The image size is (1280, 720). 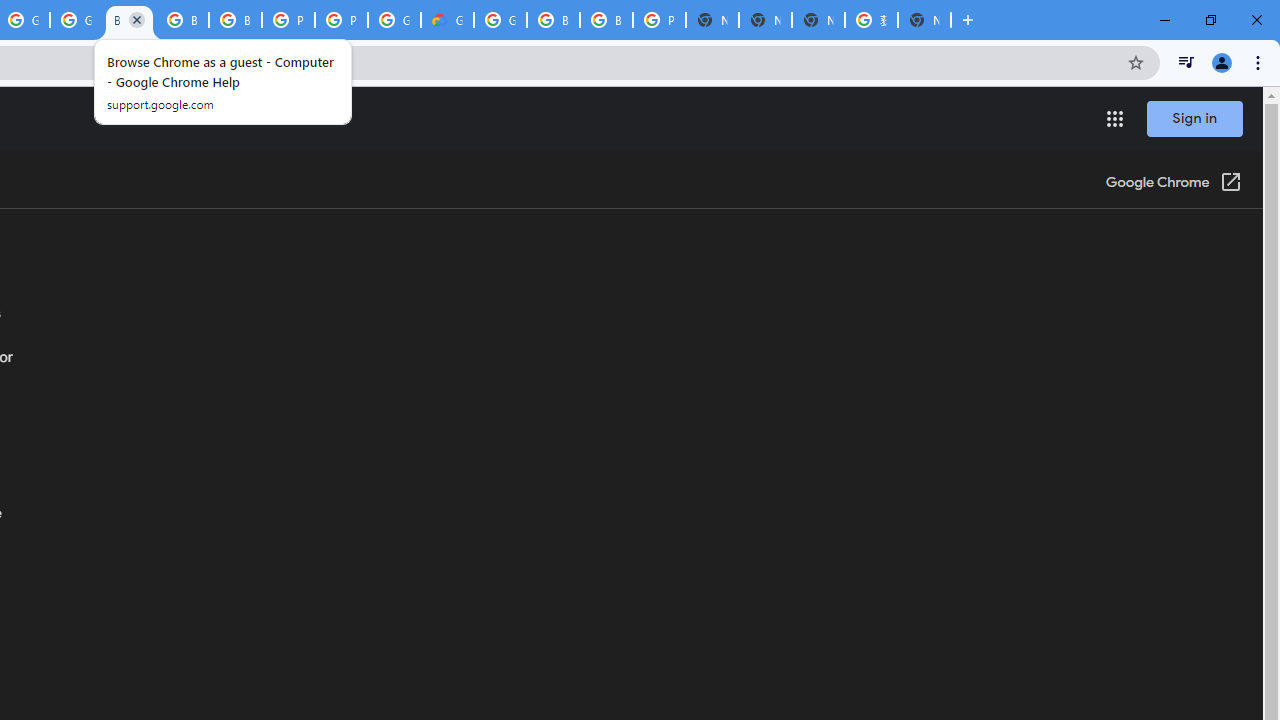 I want to click on 'Google Chrome (Open in a new window)', so click(x=1173, y=183).